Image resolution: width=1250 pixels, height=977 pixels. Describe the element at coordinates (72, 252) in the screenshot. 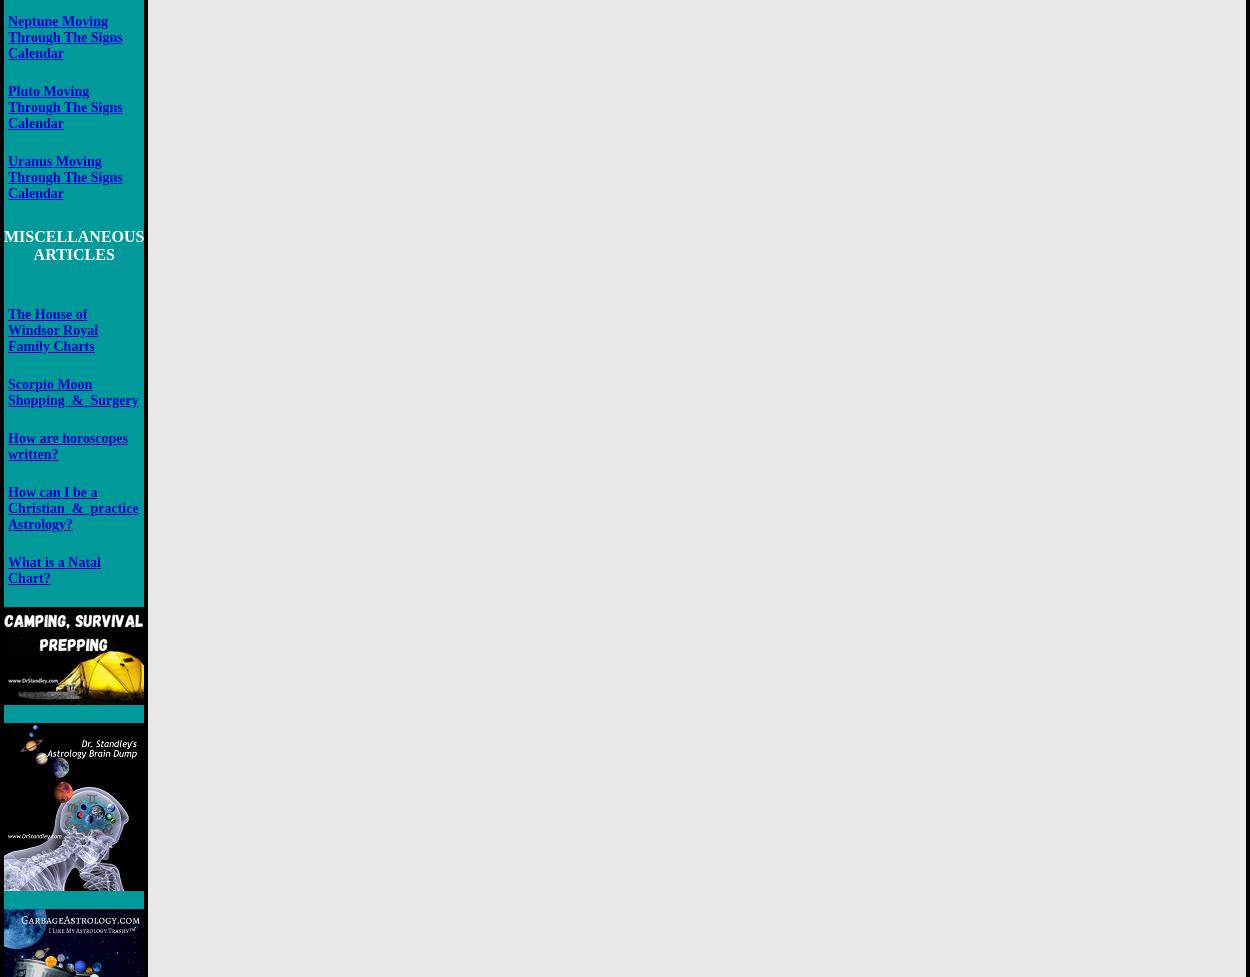

I see `'ARTICLES'` at that location.